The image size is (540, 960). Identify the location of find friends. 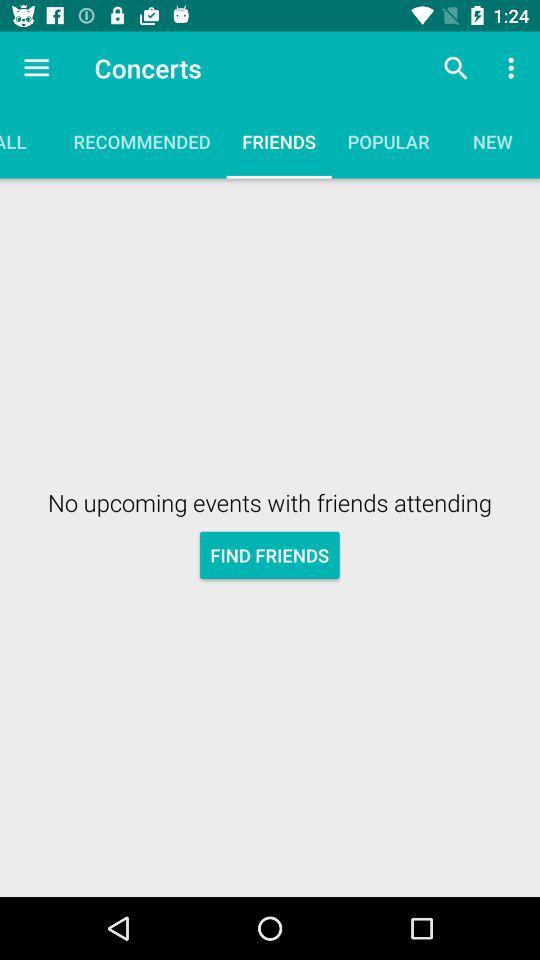
(269, 555).